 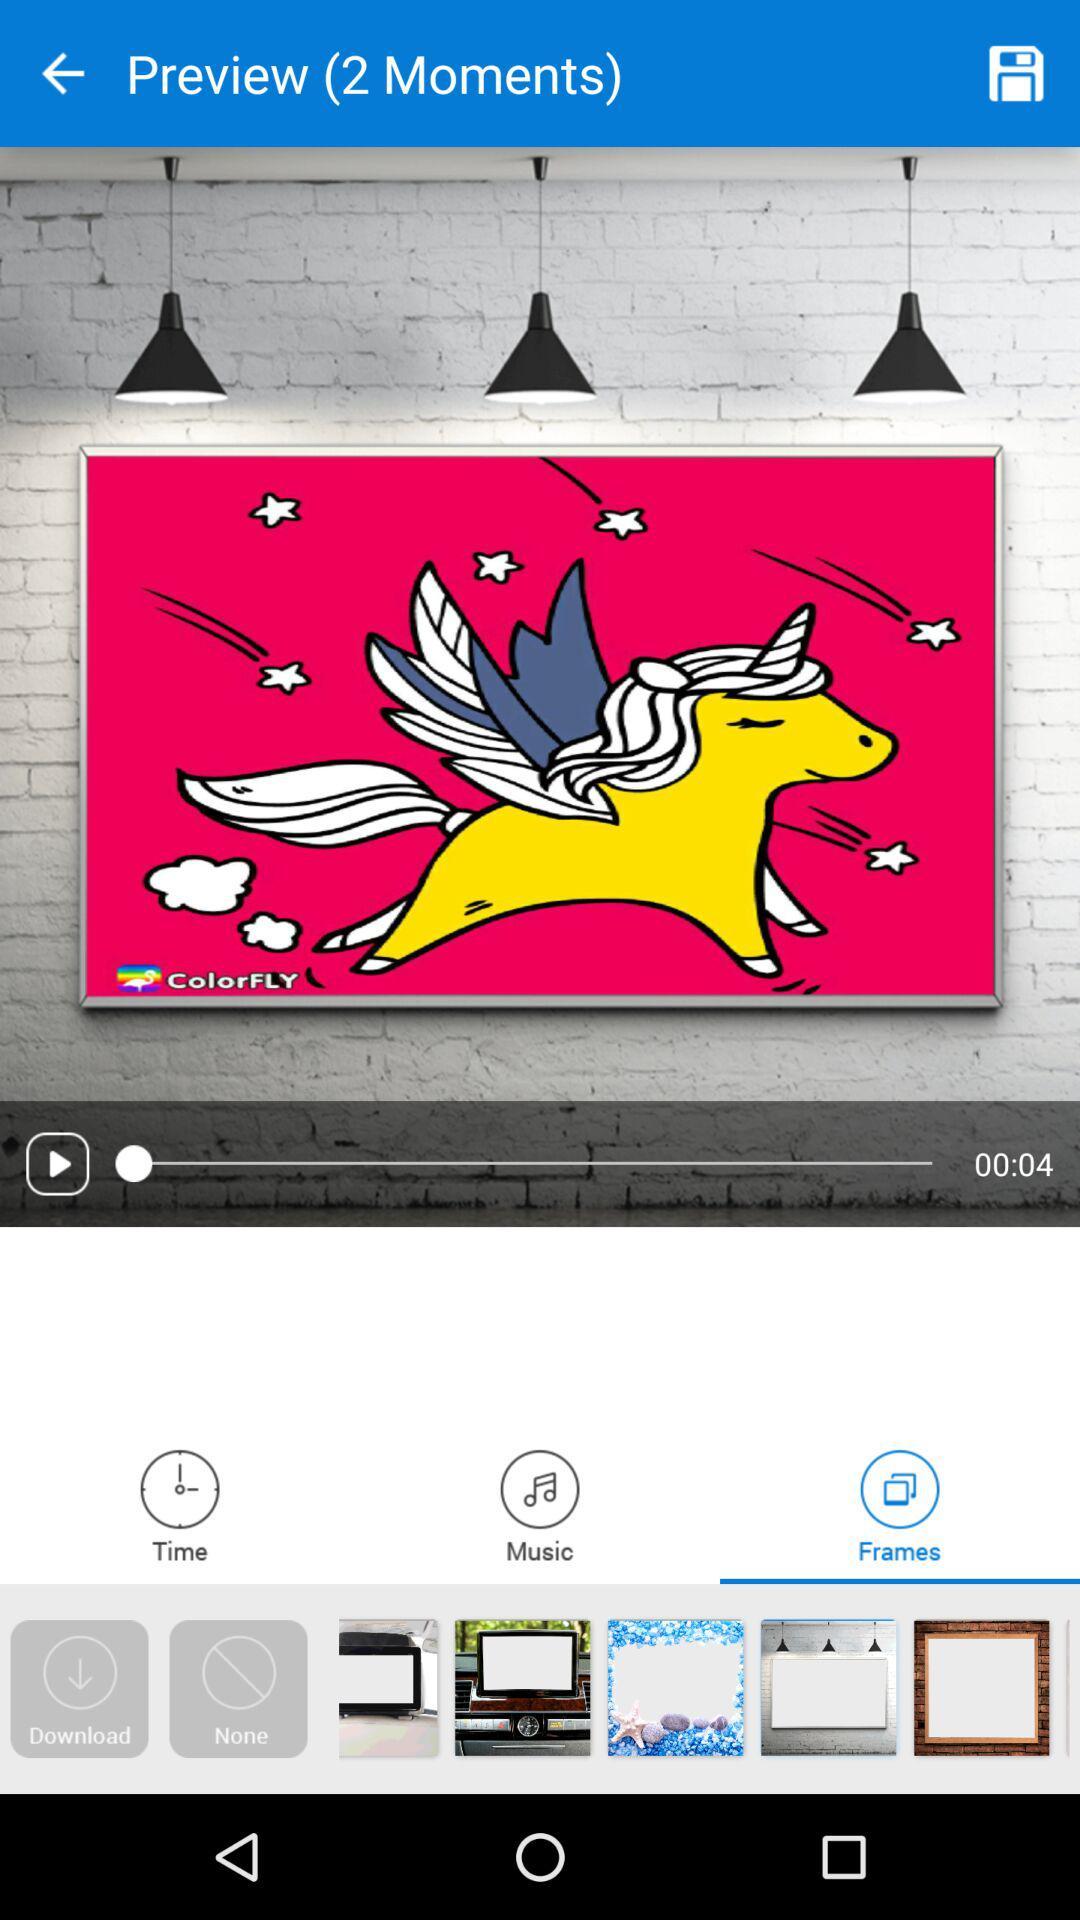 What do you see at coordinates (1017, 73) in the screenshot?
I see `saves the moment` at bounding box center [1017, 73].